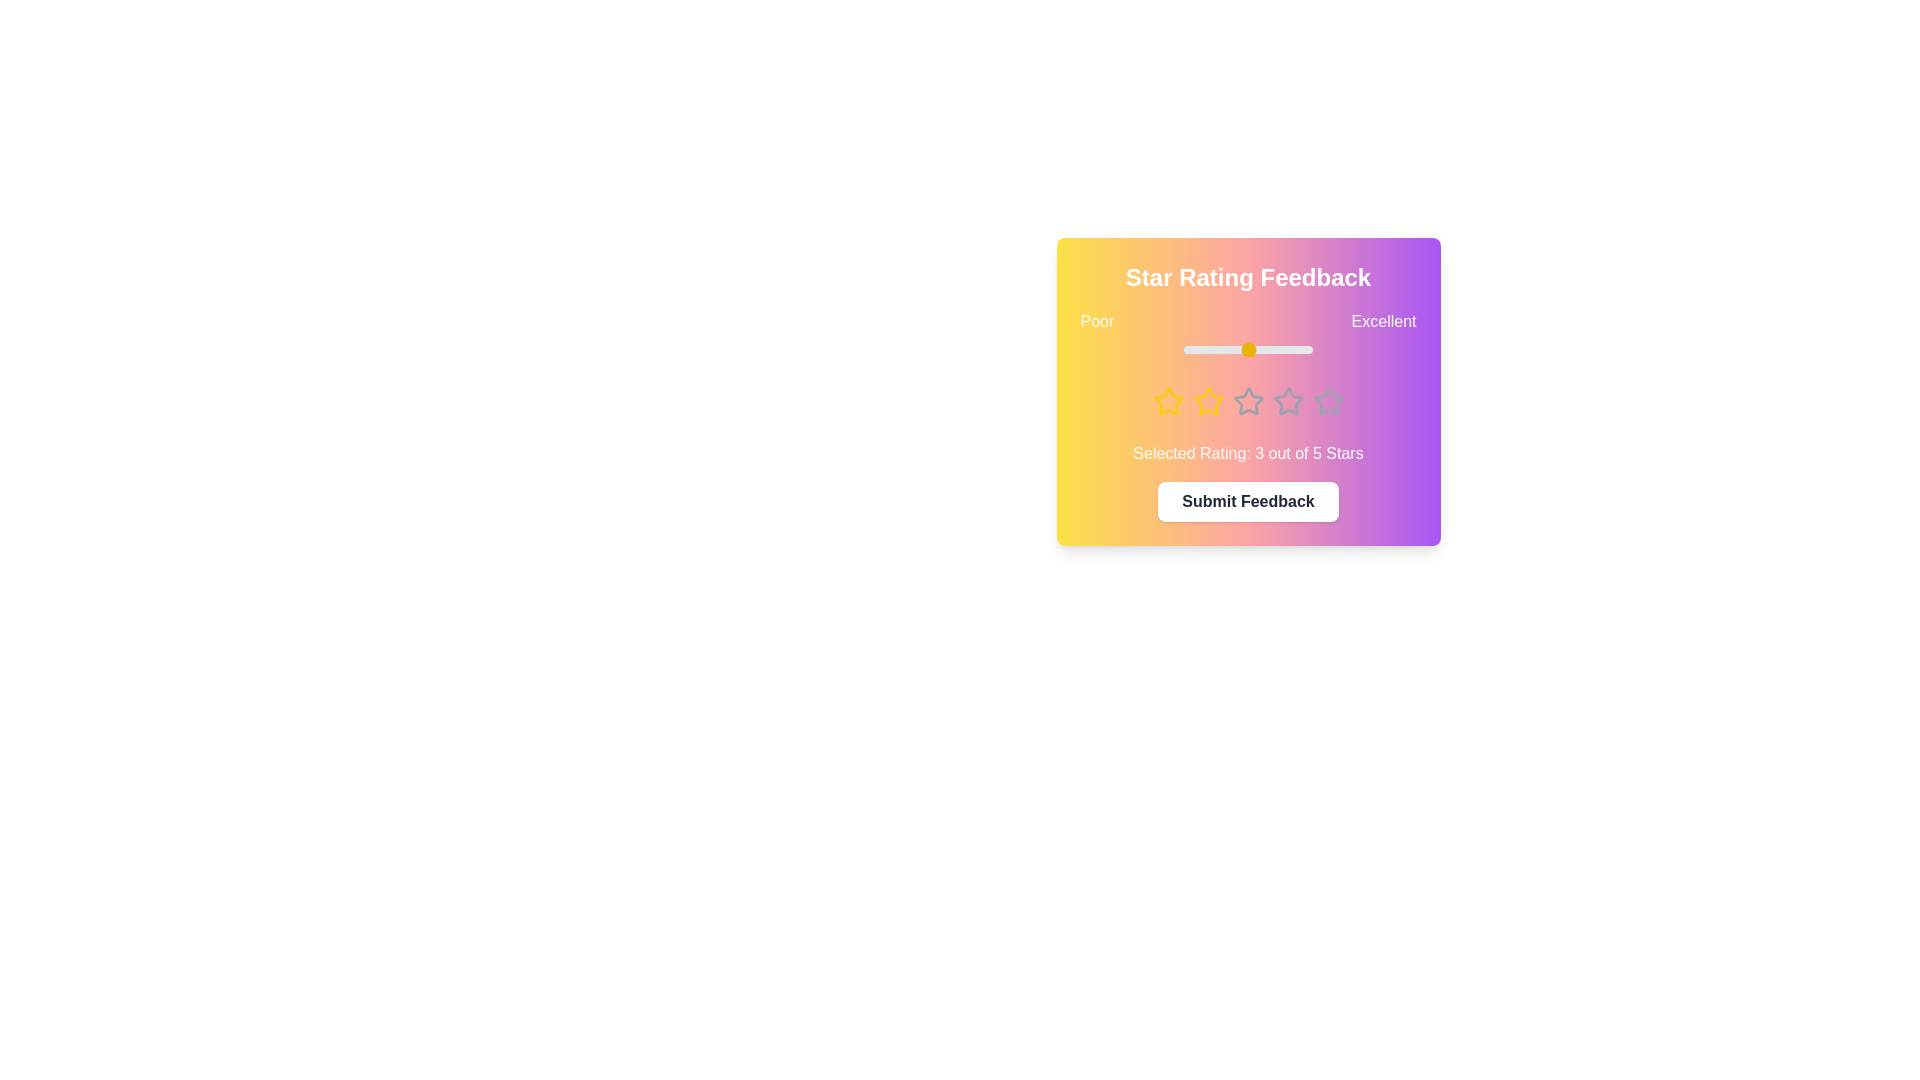 Image resolution: width=1920 pixels, height=1080 pixels. I want to click on the slider to set the rating value to 81, so click(1288, 349).